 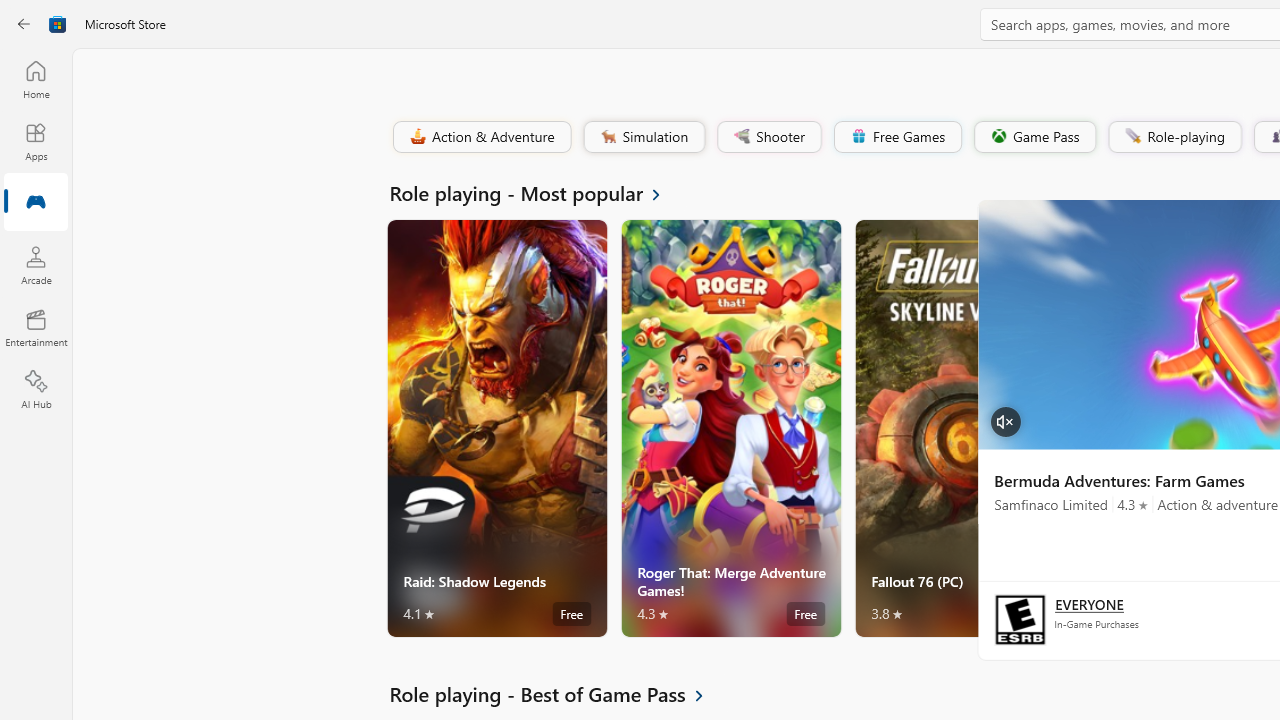 What do you see at coordinates (1175, 135) in the screenshot?
I see `'Role-playing'` at bounding box center [1175, 135].